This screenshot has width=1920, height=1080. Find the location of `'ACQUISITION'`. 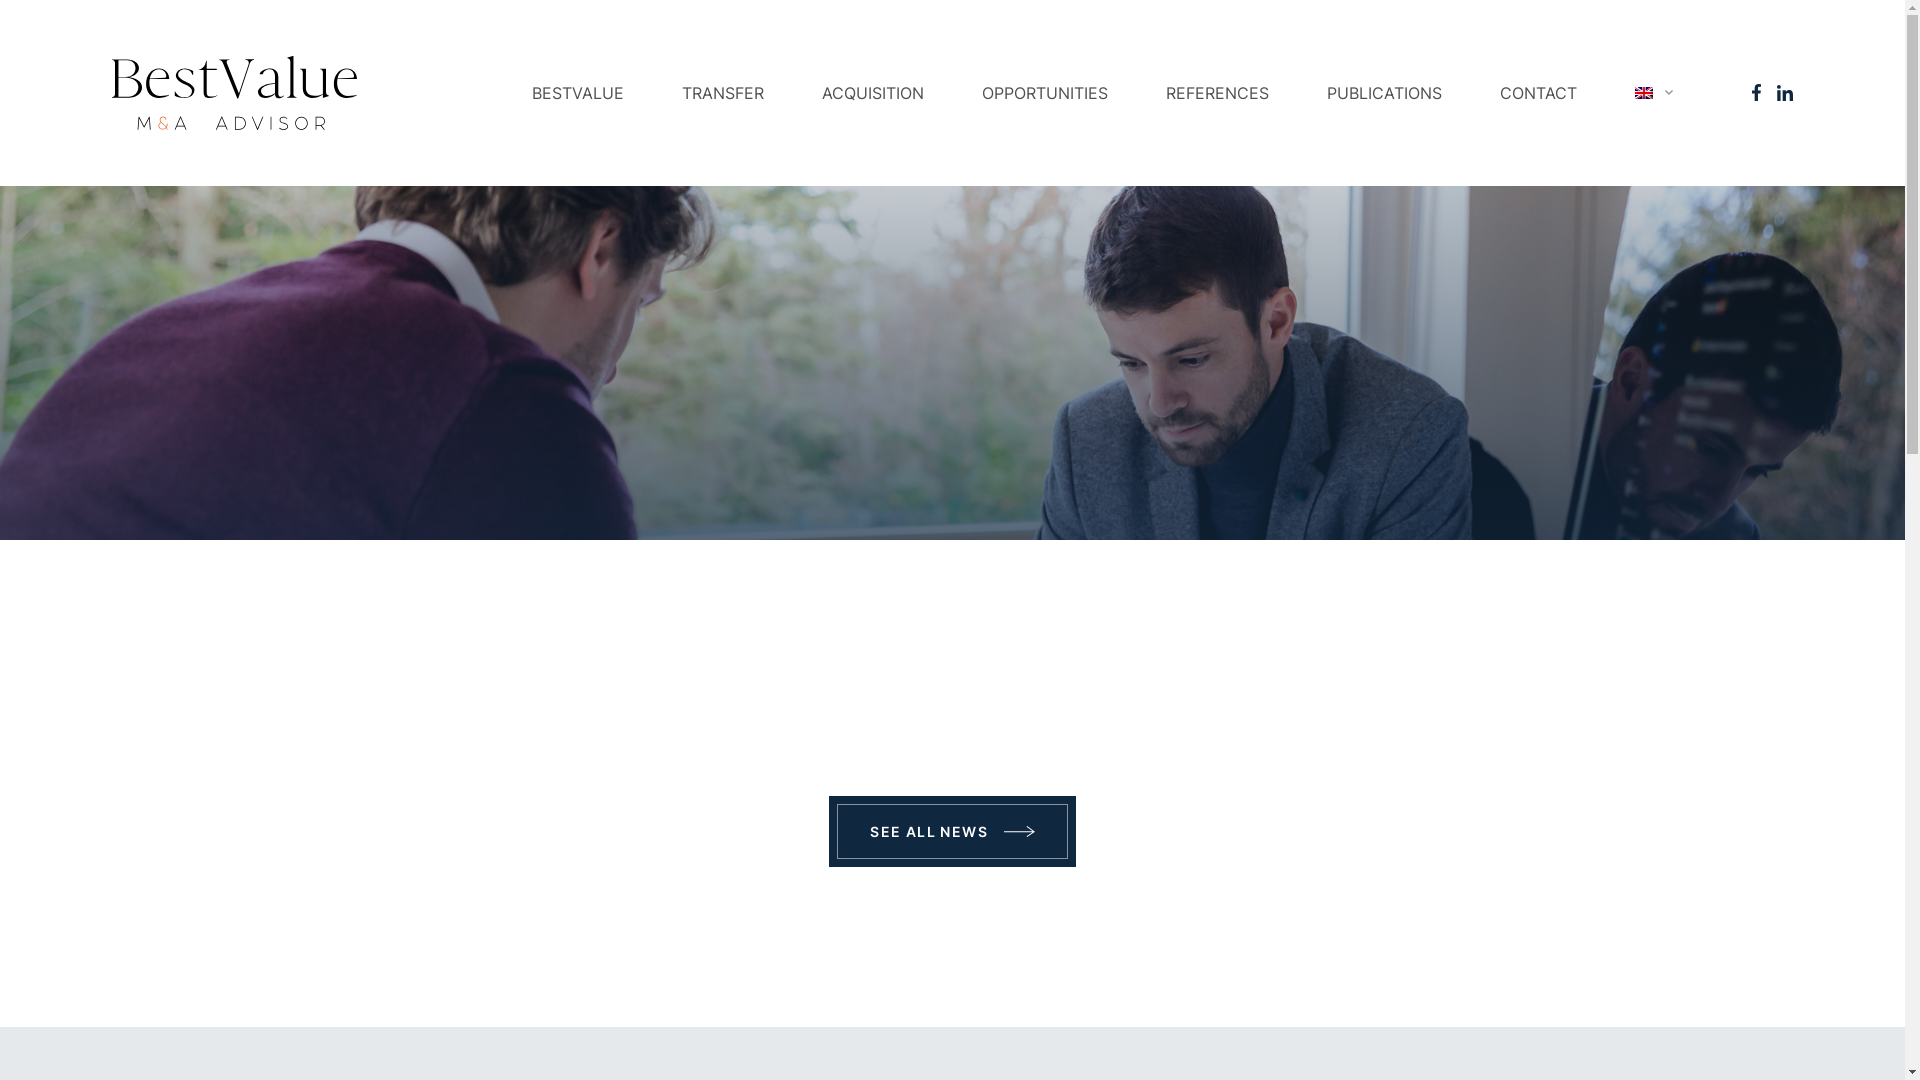

'ACQUISITION' is located at coordinates (873, 92).